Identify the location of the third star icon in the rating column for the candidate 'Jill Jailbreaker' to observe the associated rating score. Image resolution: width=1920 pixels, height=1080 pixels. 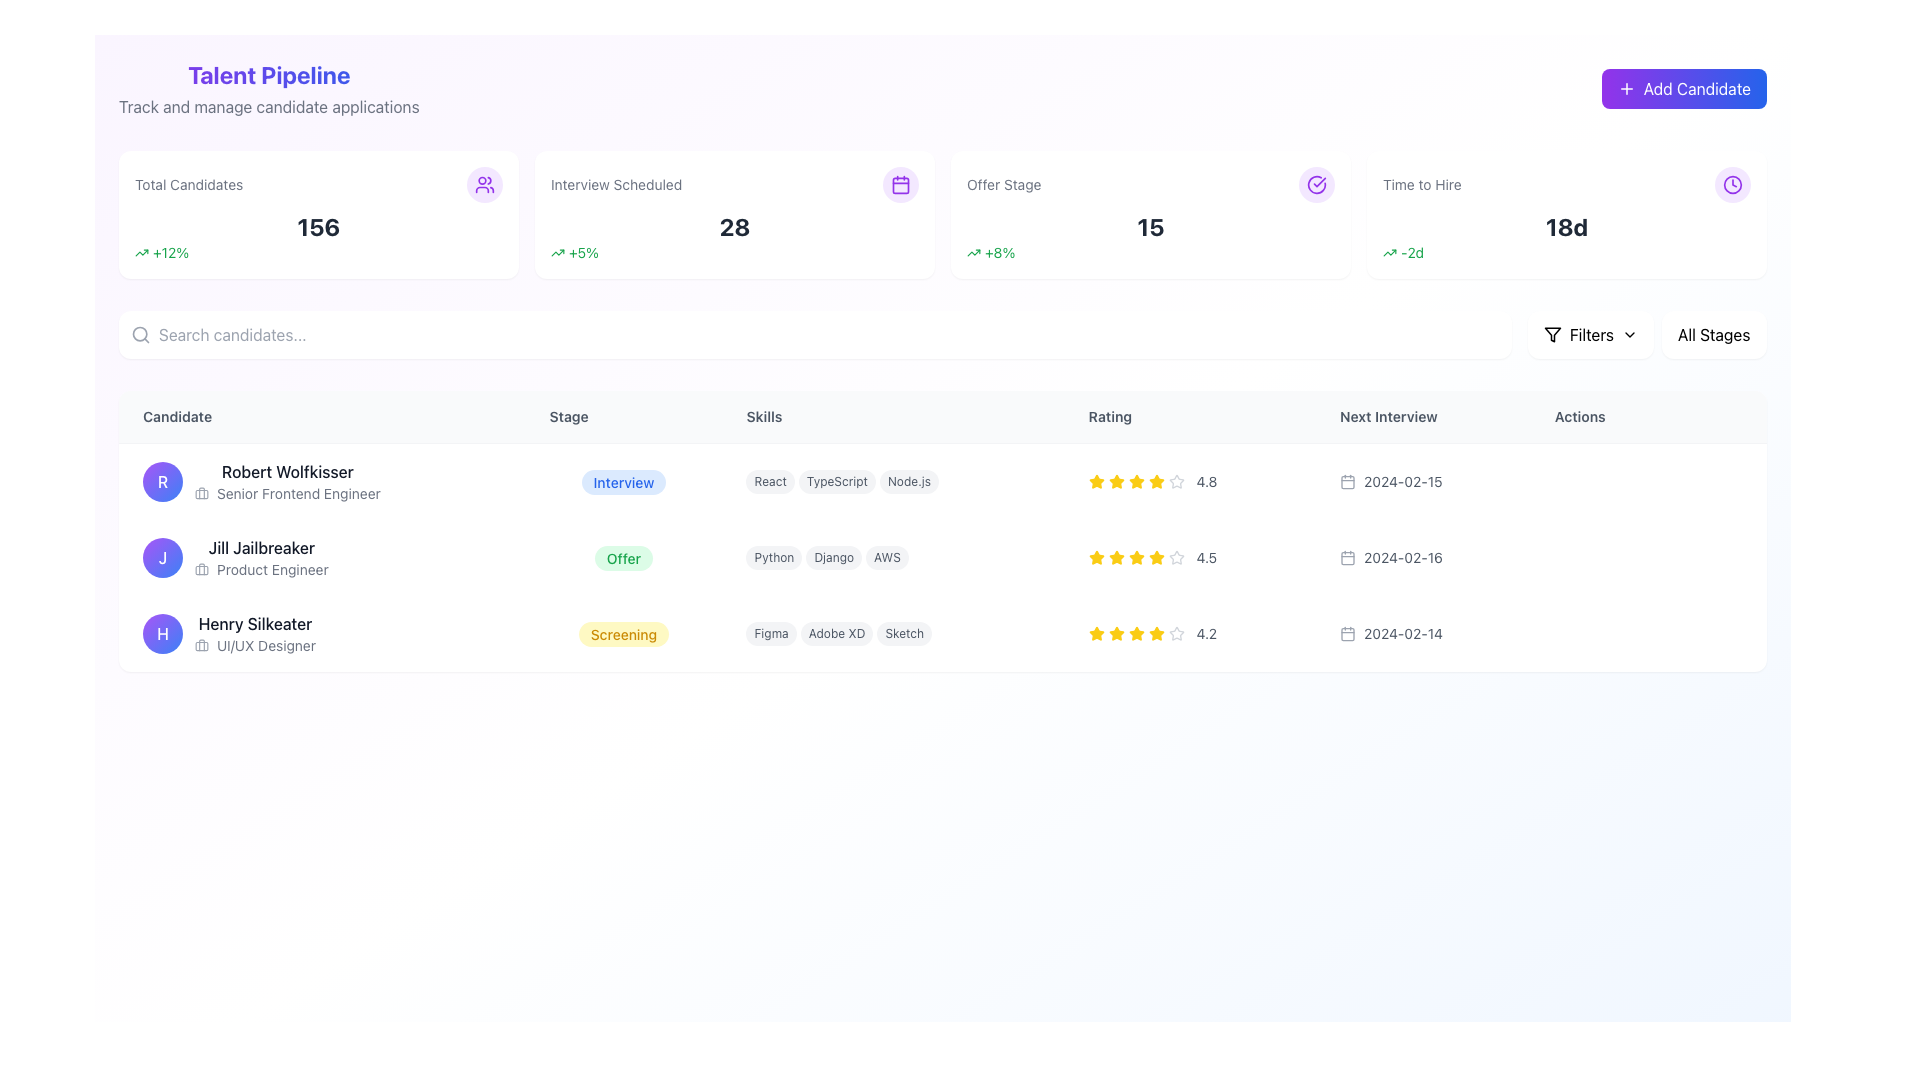
(1115, 558).